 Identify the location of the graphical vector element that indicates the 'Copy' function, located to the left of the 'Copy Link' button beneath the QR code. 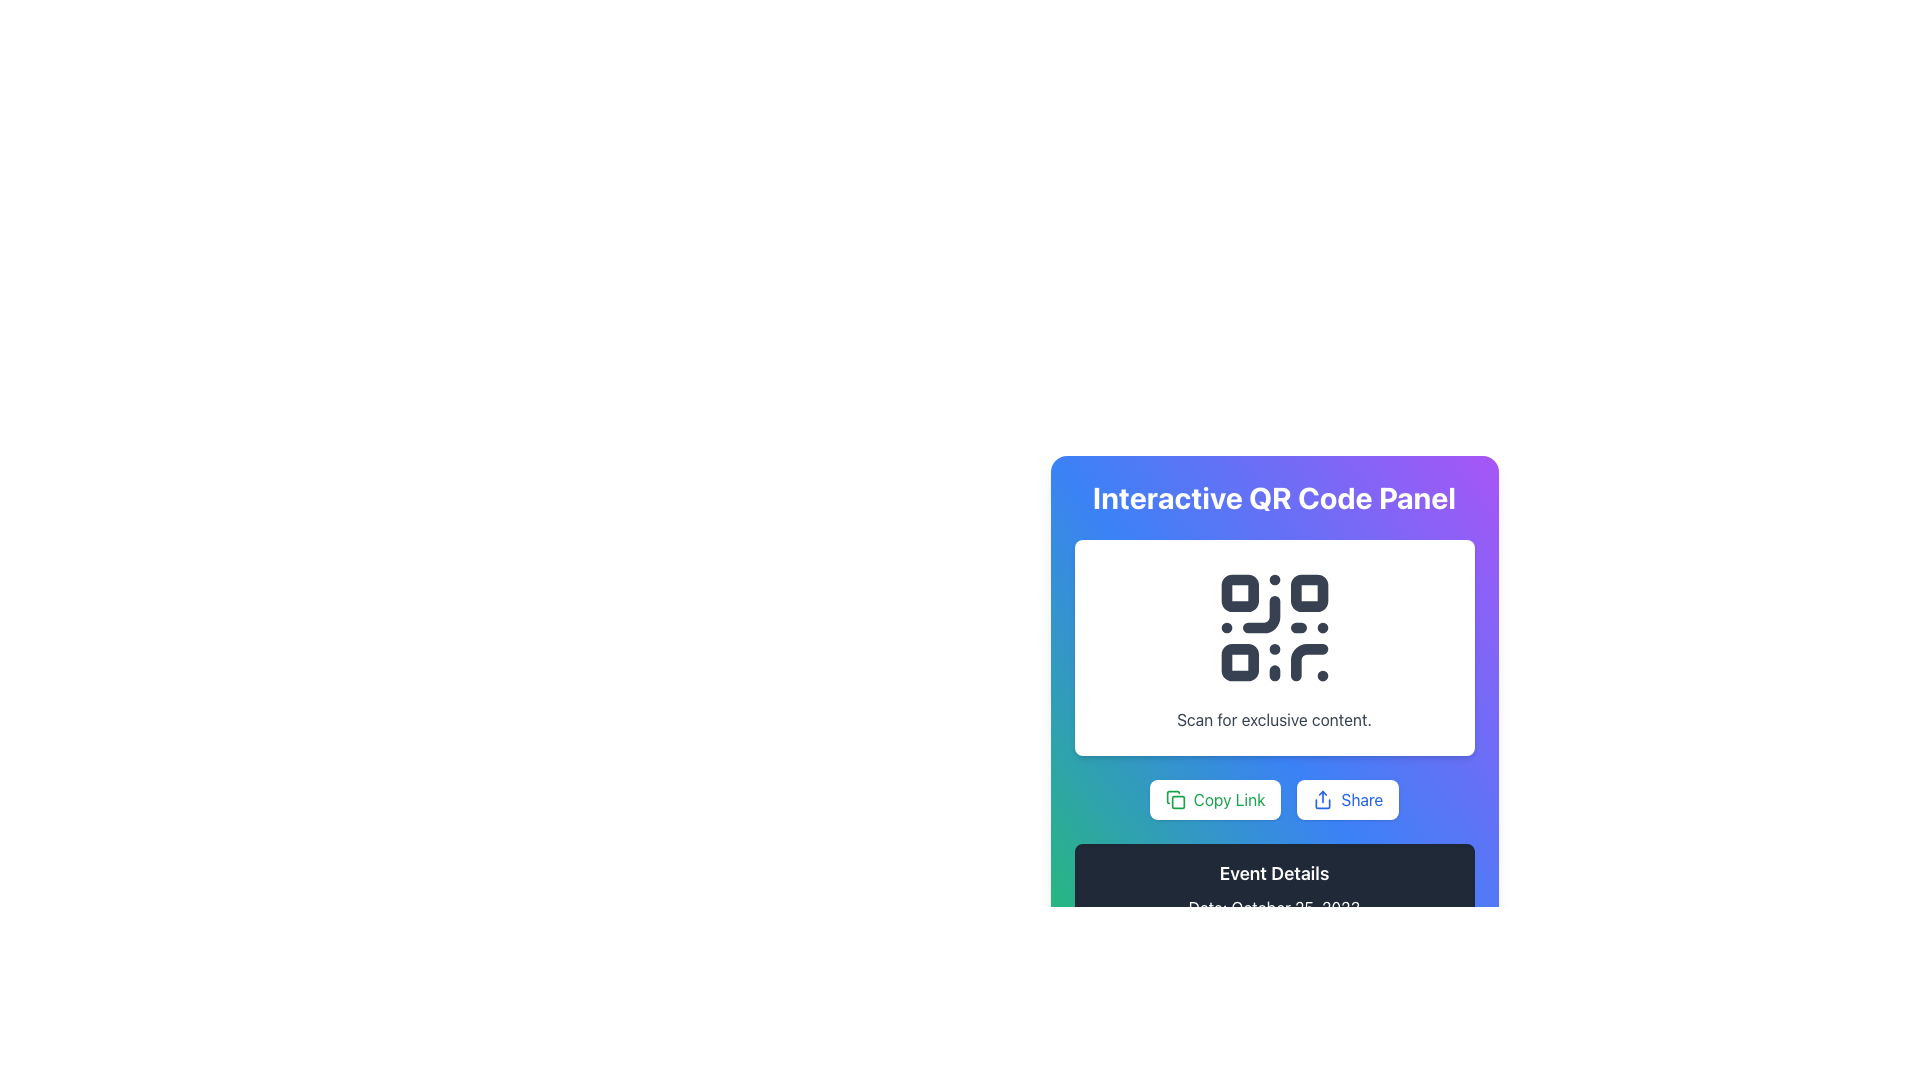
(1178, 801).